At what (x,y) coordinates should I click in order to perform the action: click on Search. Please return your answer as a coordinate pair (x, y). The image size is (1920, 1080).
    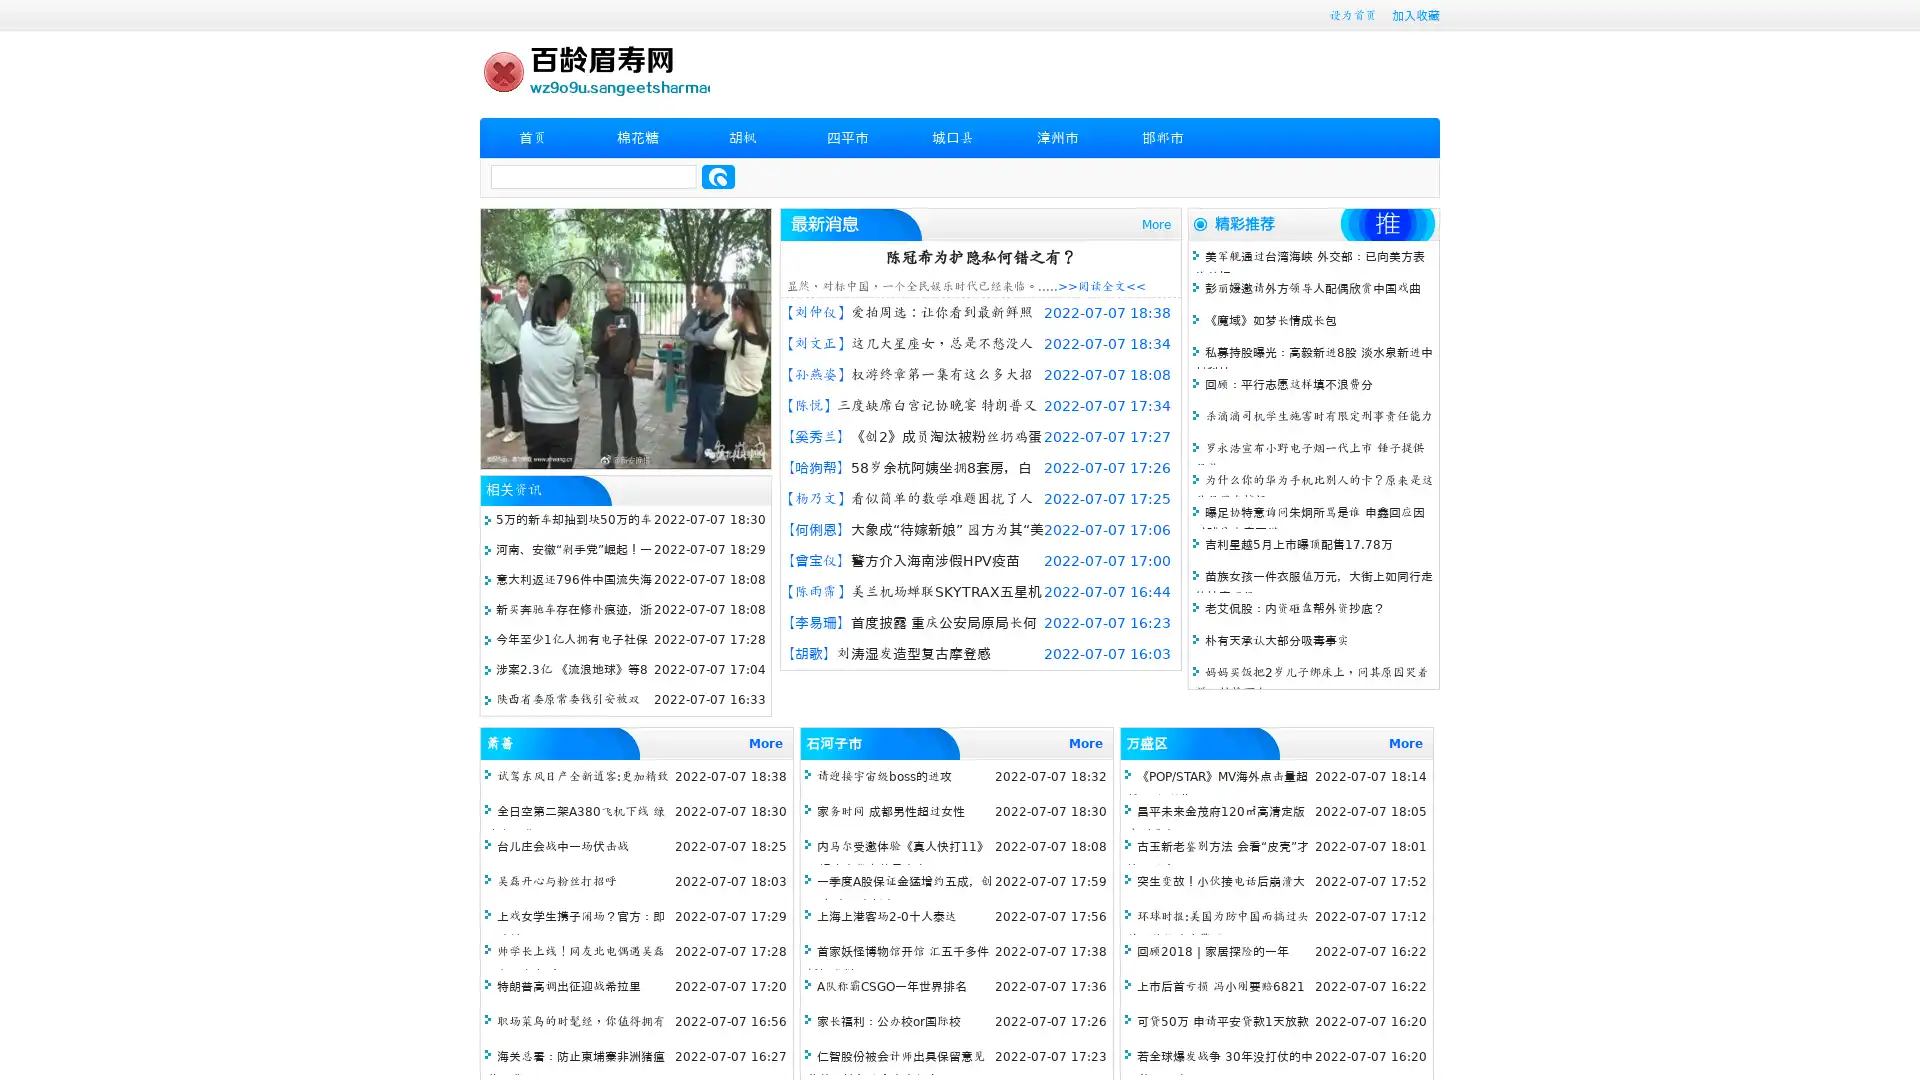
    Looking at the image, I should click on (718, 176).